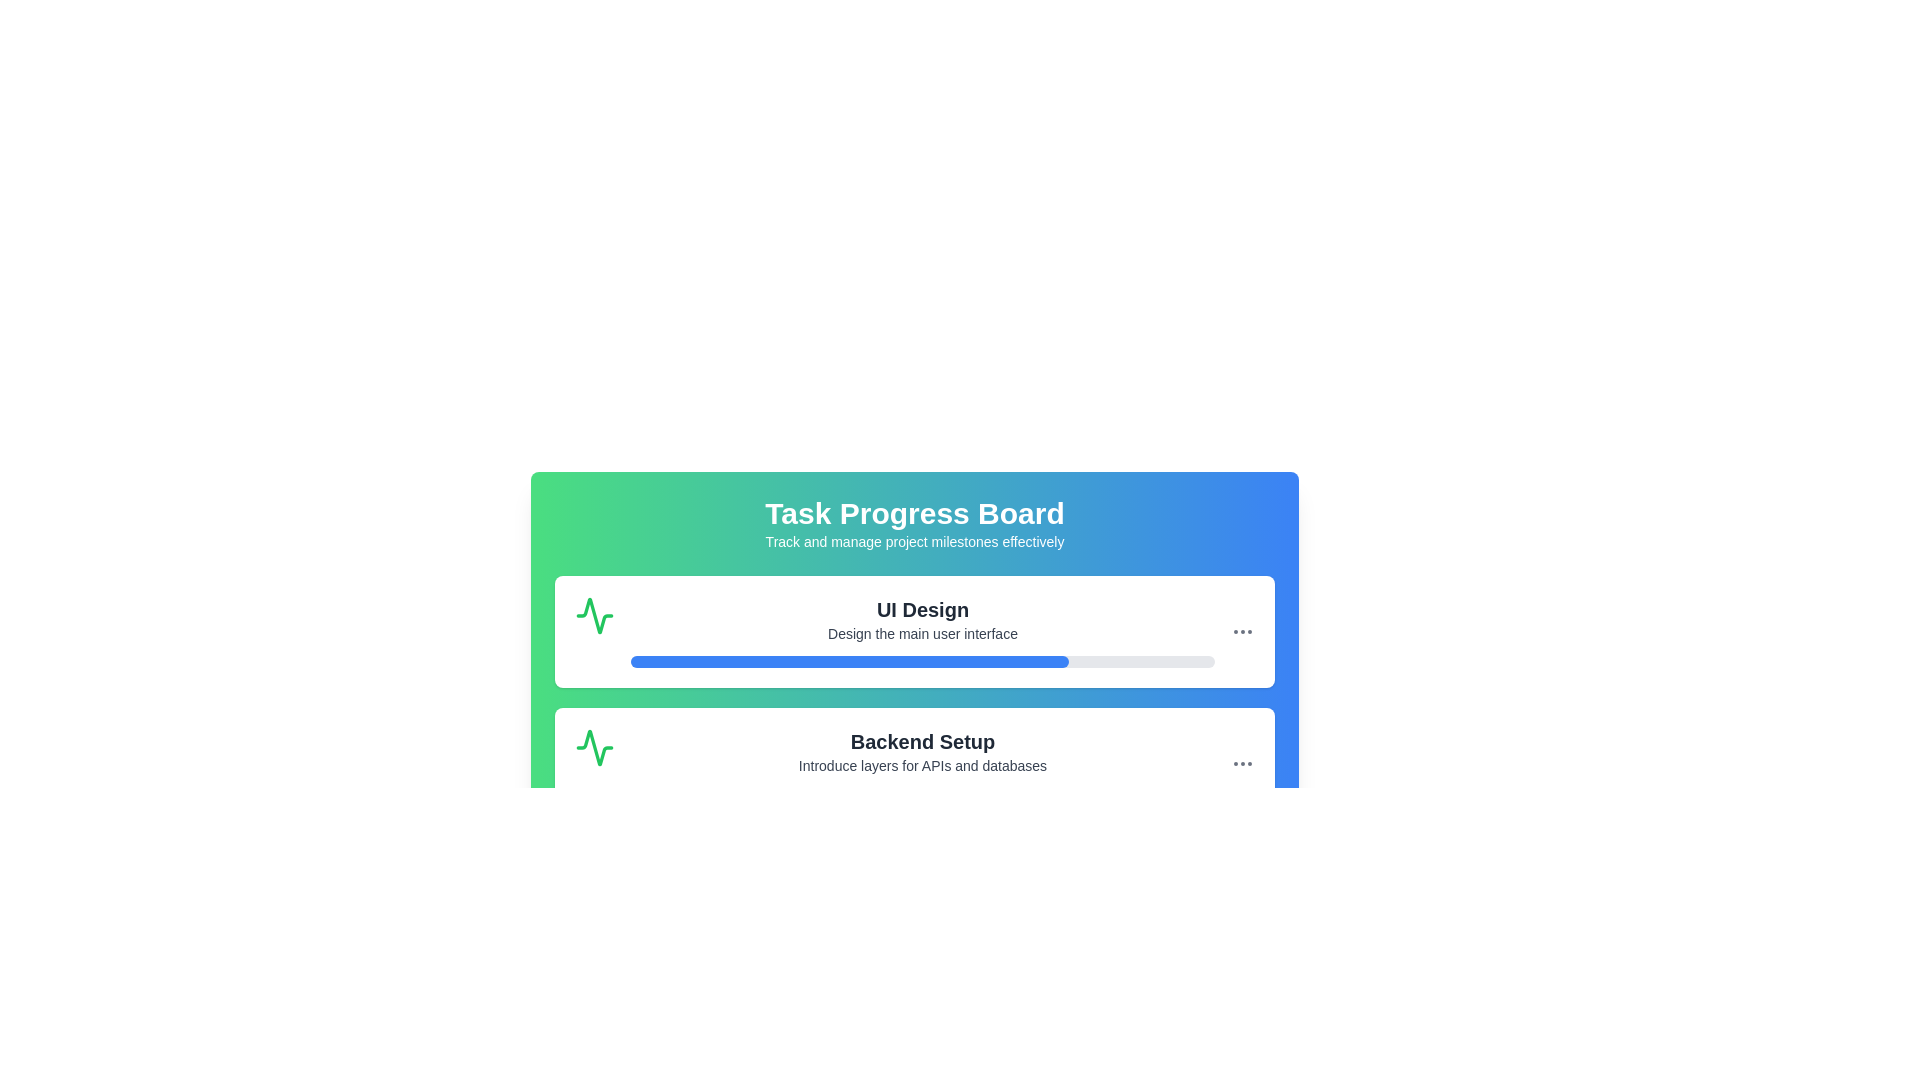 The width and height of the screenshot is (1920, 1080). I want to click on the bolded headline displaying 'Task Progress Board' located at the top of the section in the upper area of the interface, so click(914, 512).